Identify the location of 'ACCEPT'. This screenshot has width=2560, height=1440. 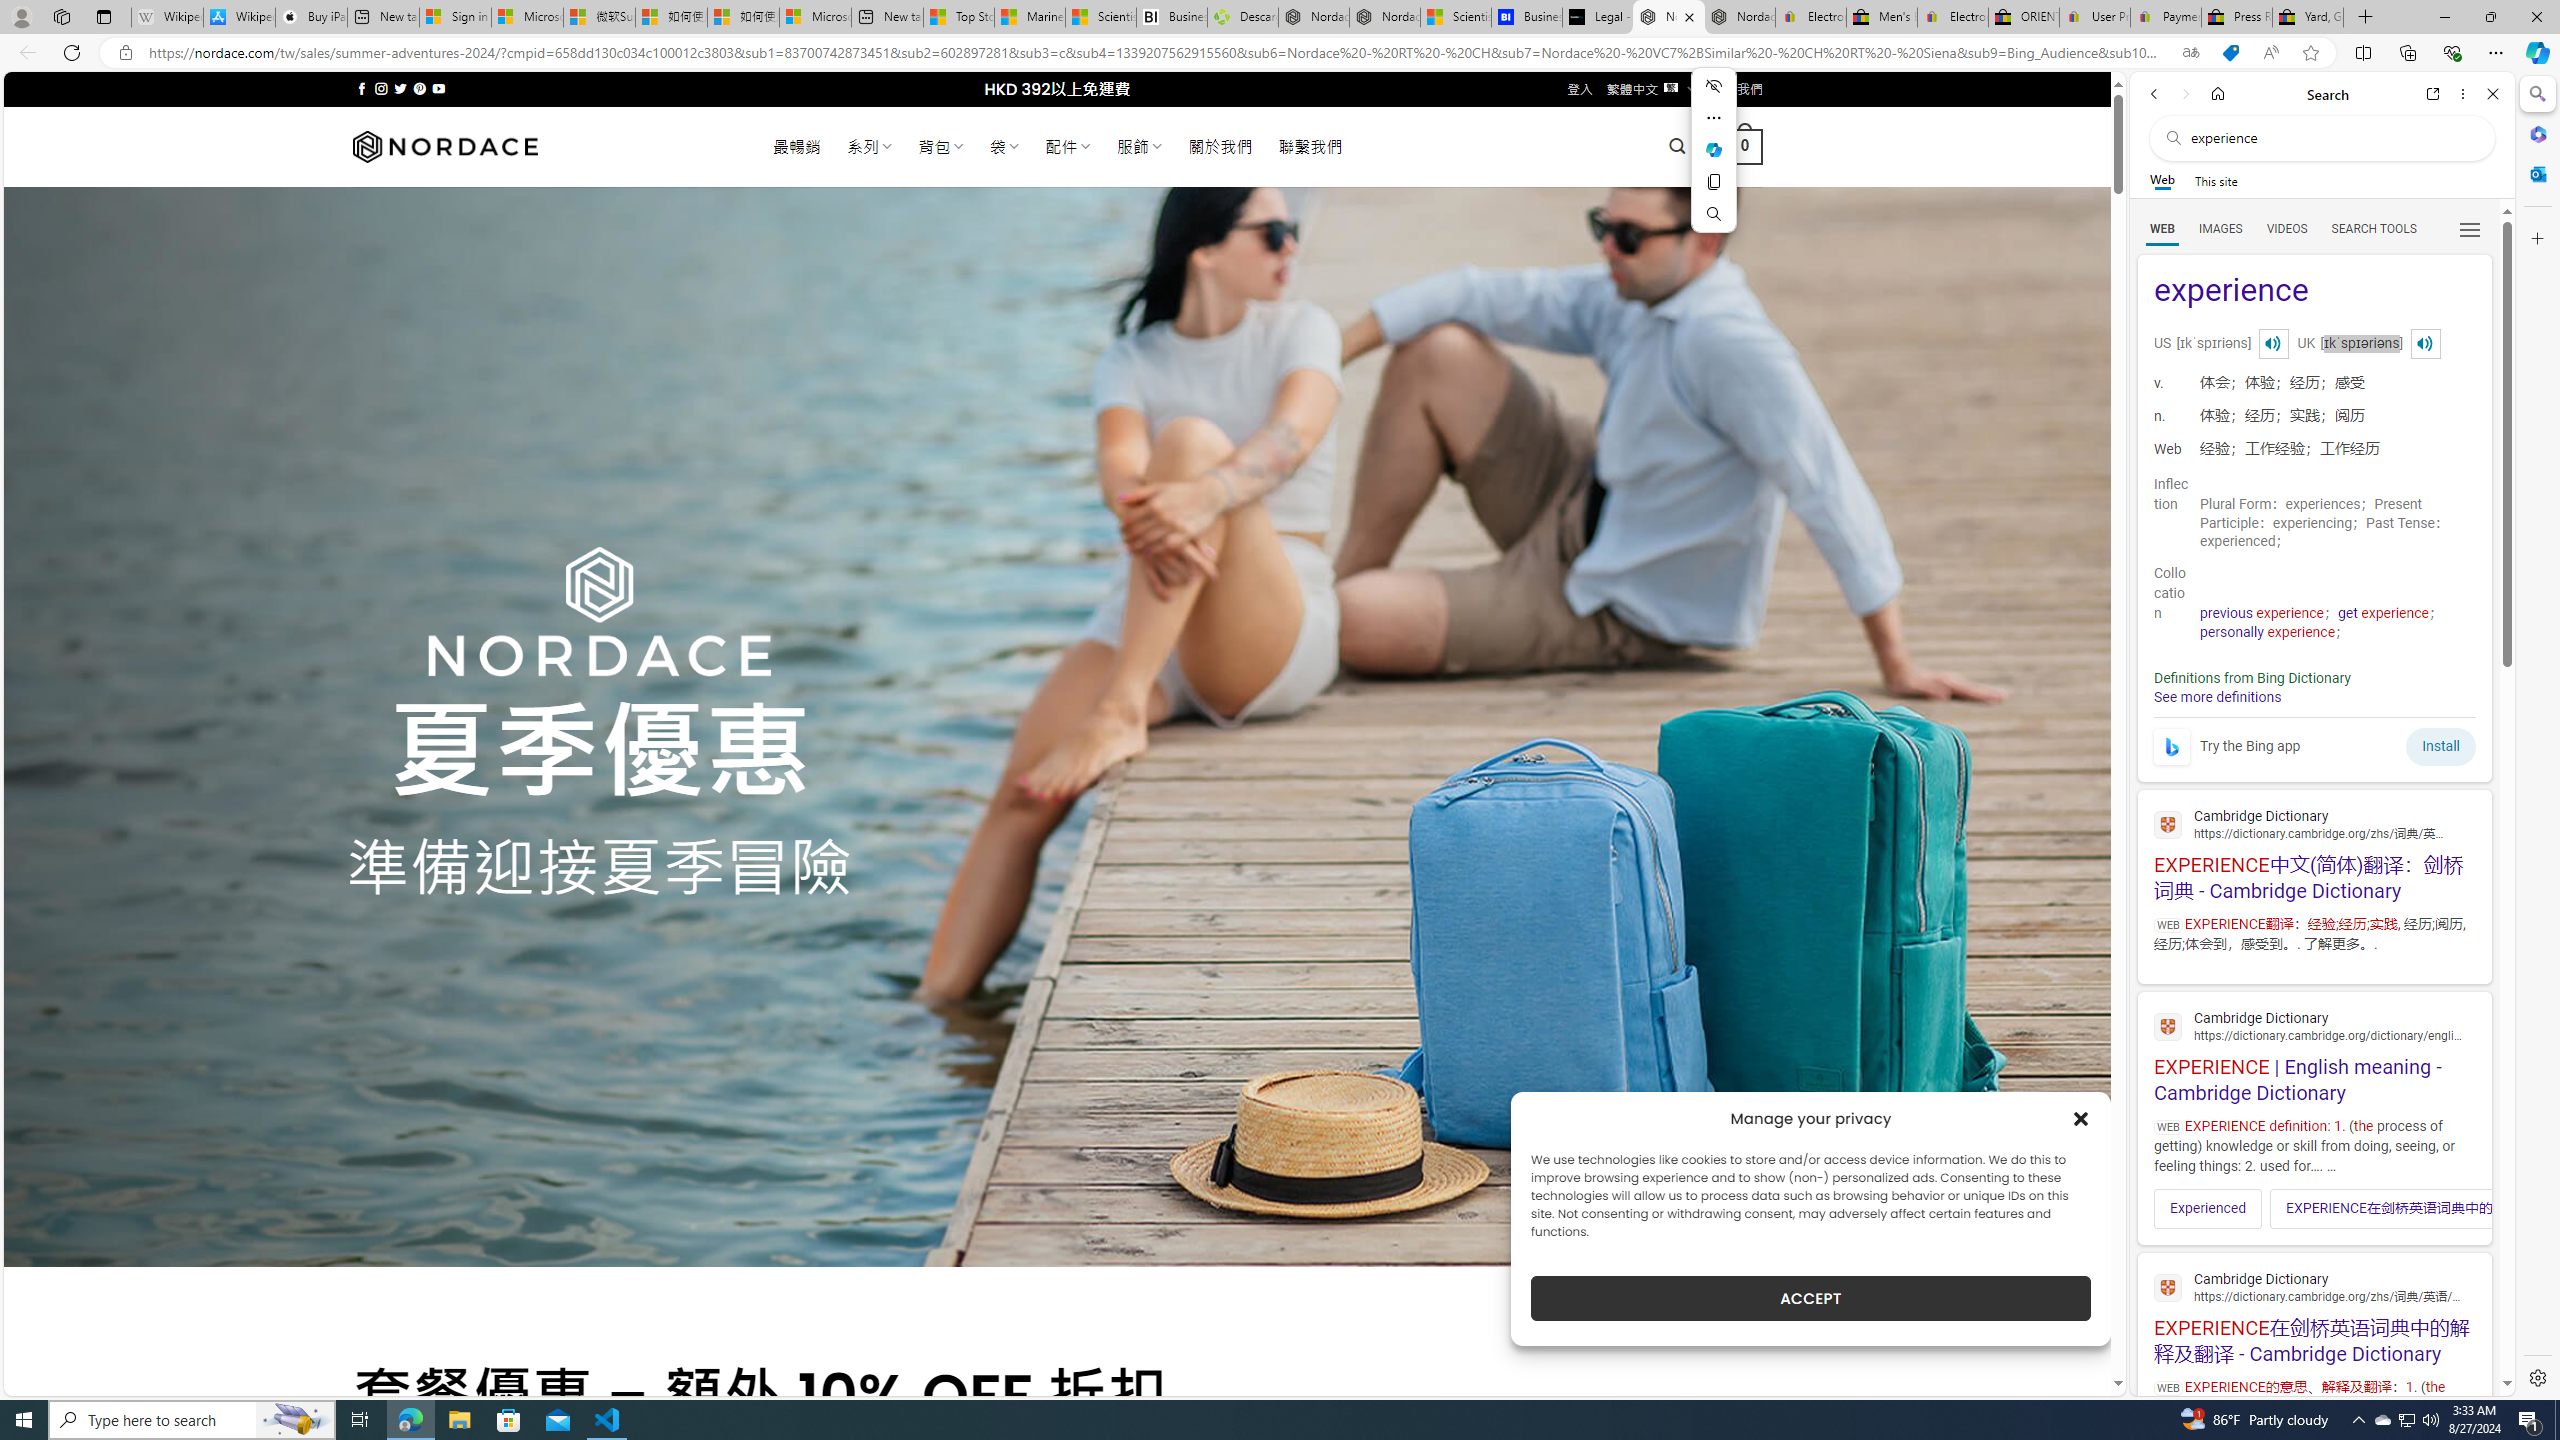
(1810, 1298).